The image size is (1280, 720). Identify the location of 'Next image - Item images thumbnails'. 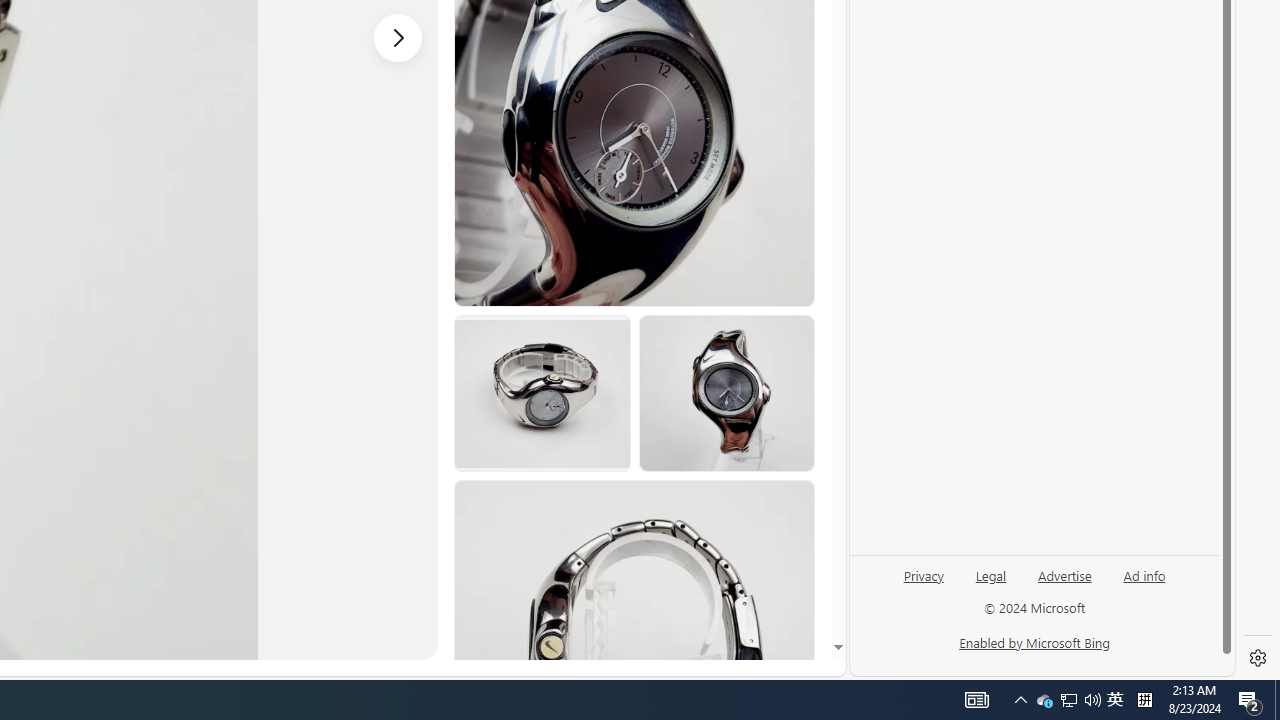
(398, 37).